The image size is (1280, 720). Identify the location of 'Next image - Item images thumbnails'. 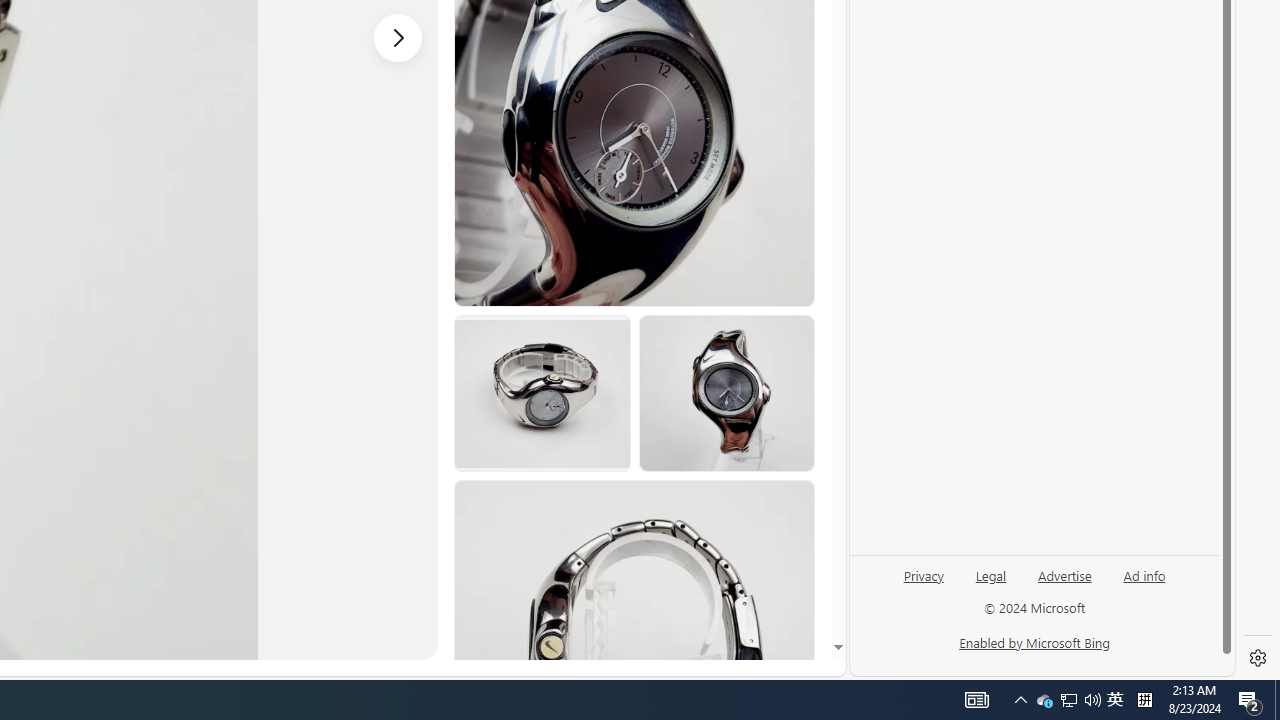
(398, 37).